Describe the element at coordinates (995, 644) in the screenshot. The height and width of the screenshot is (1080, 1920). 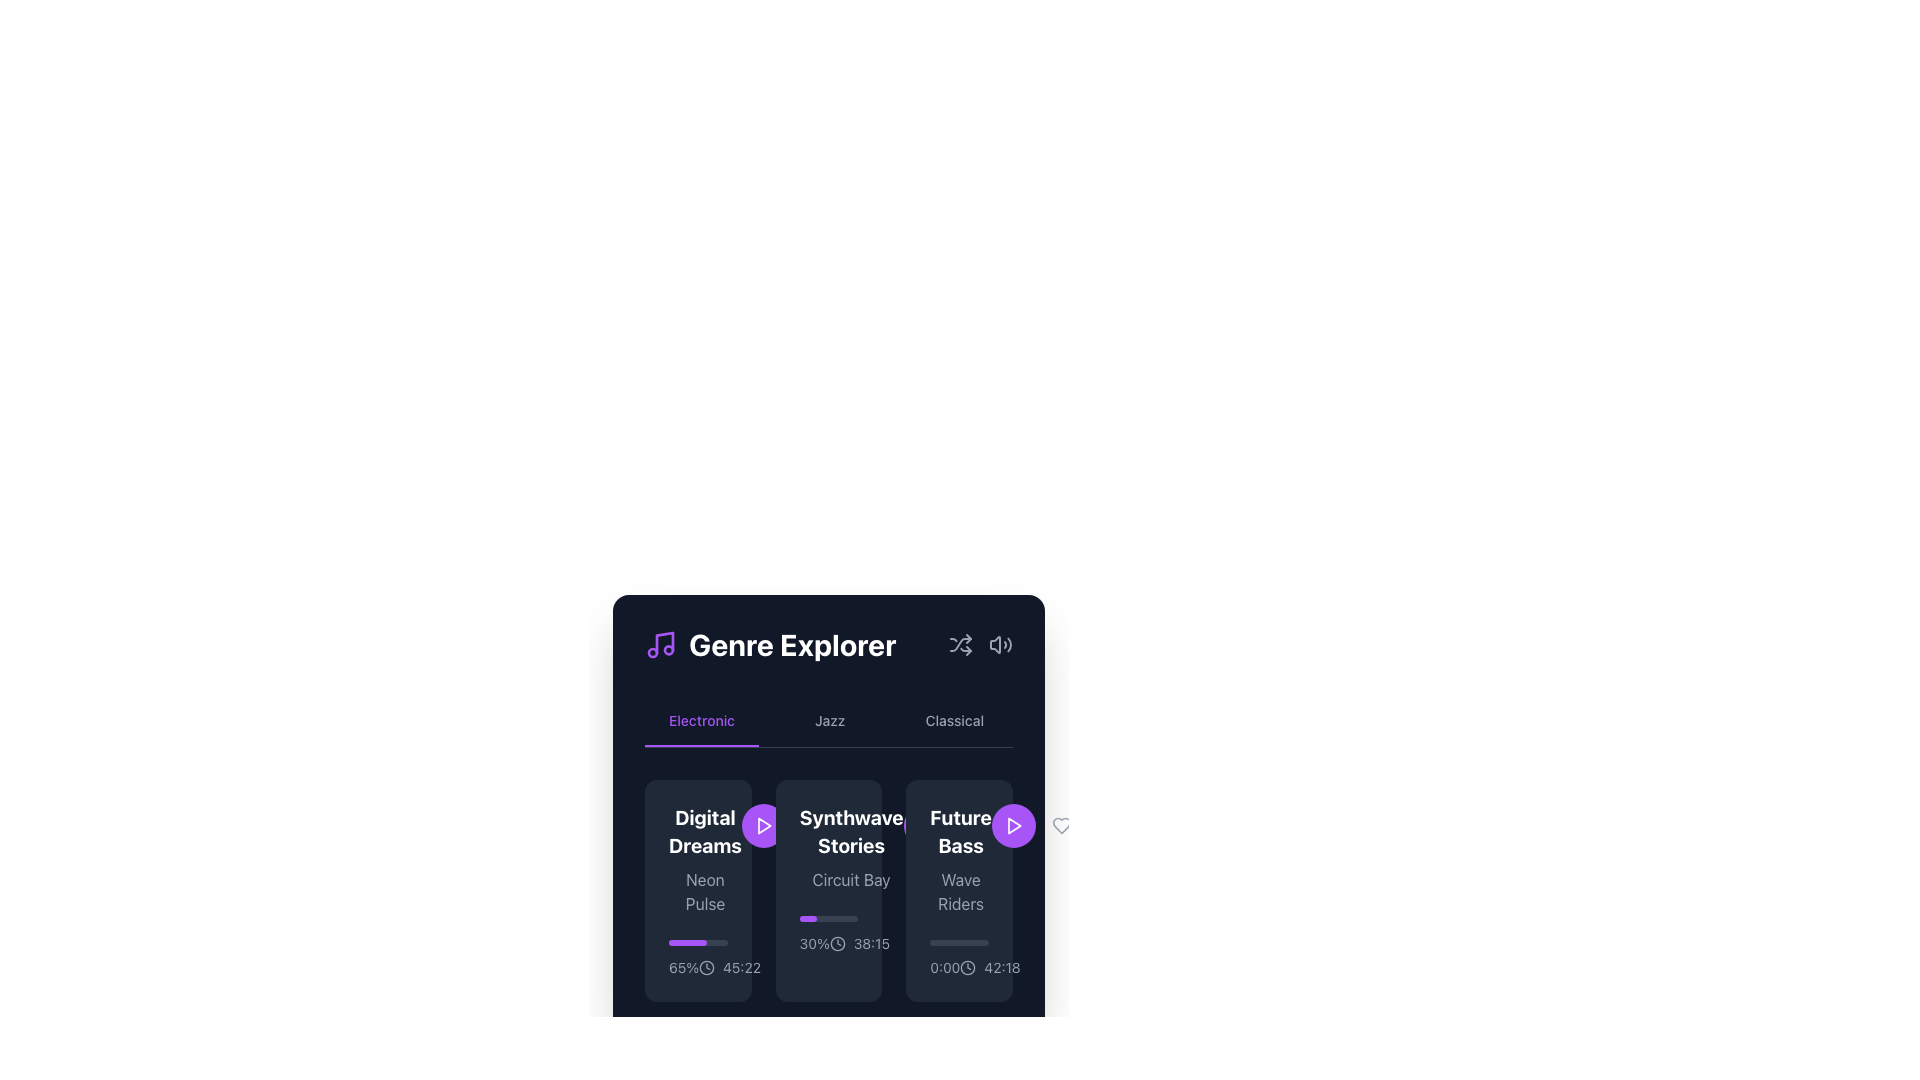
I see `the minimalist speaker icon located in the top-right corner of the application layout` at that location.